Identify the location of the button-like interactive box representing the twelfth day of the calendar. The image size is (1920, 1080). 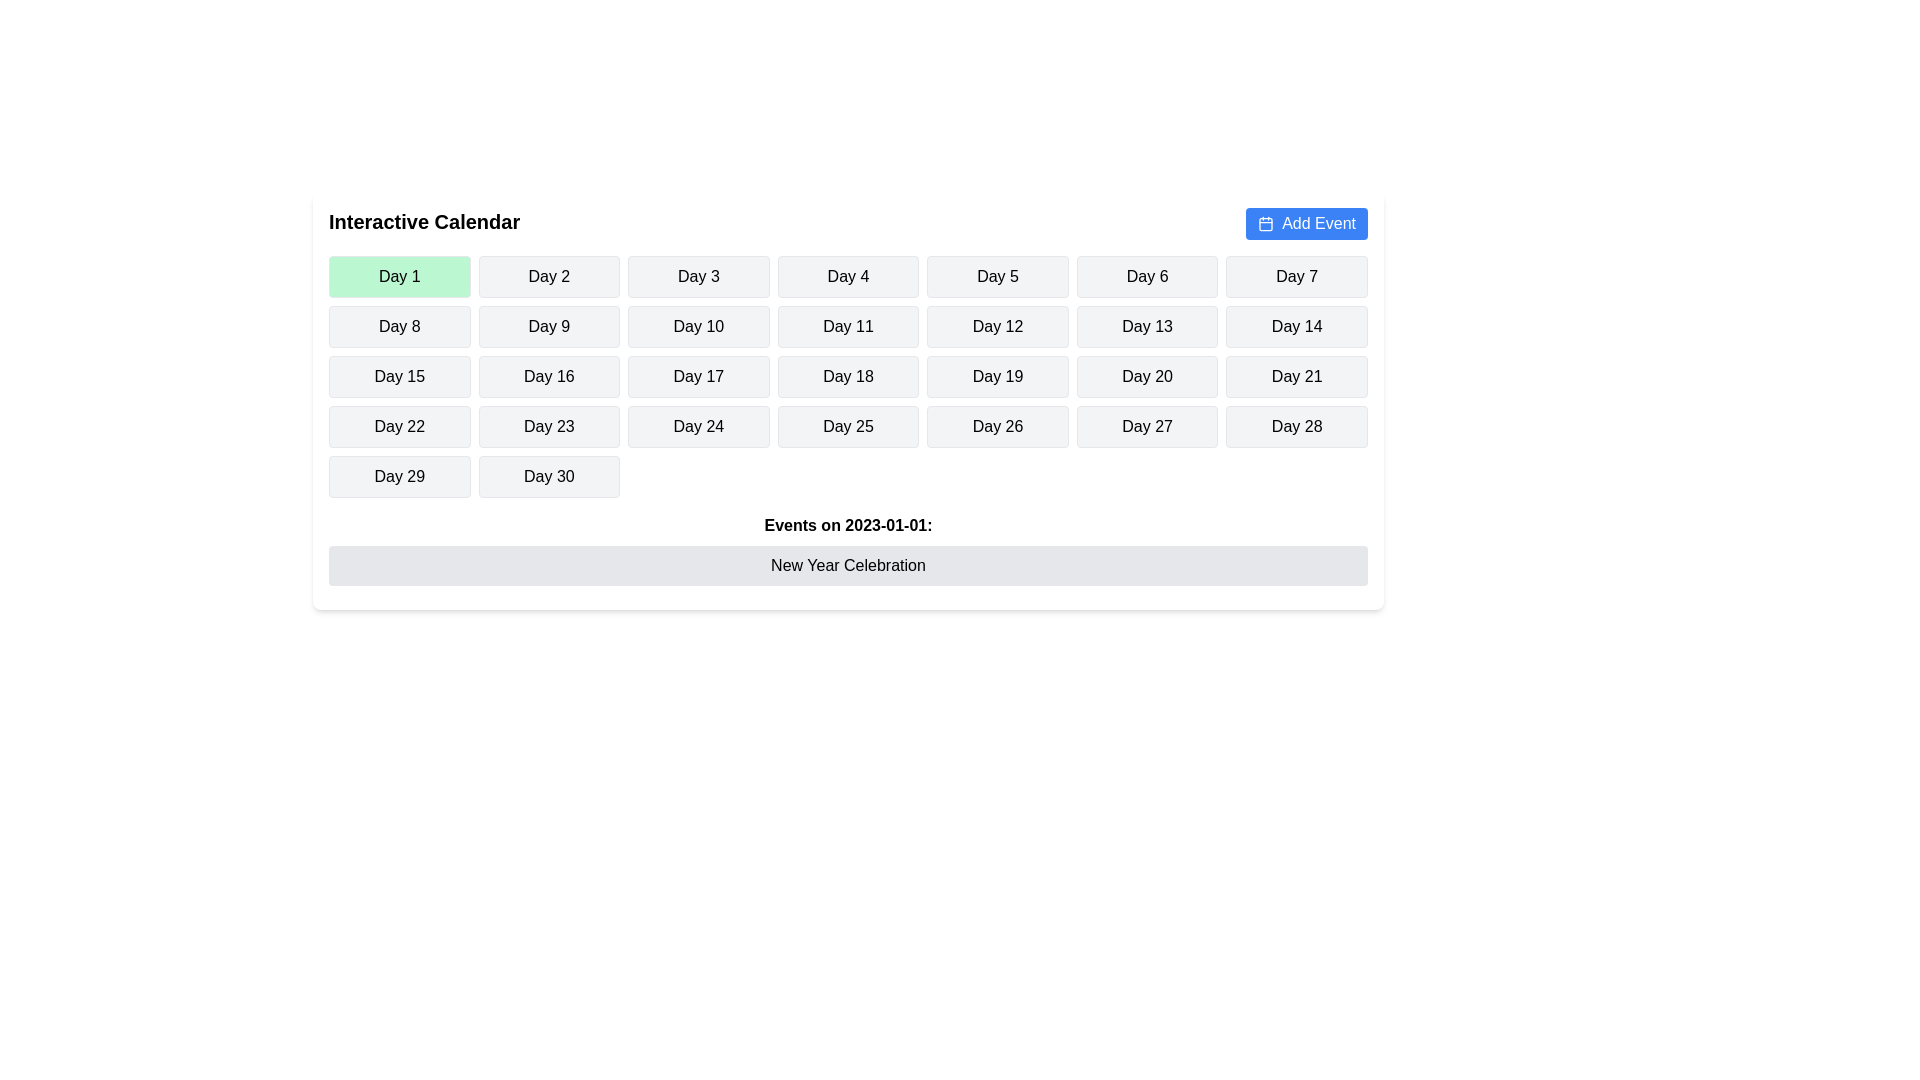
(998, 326).